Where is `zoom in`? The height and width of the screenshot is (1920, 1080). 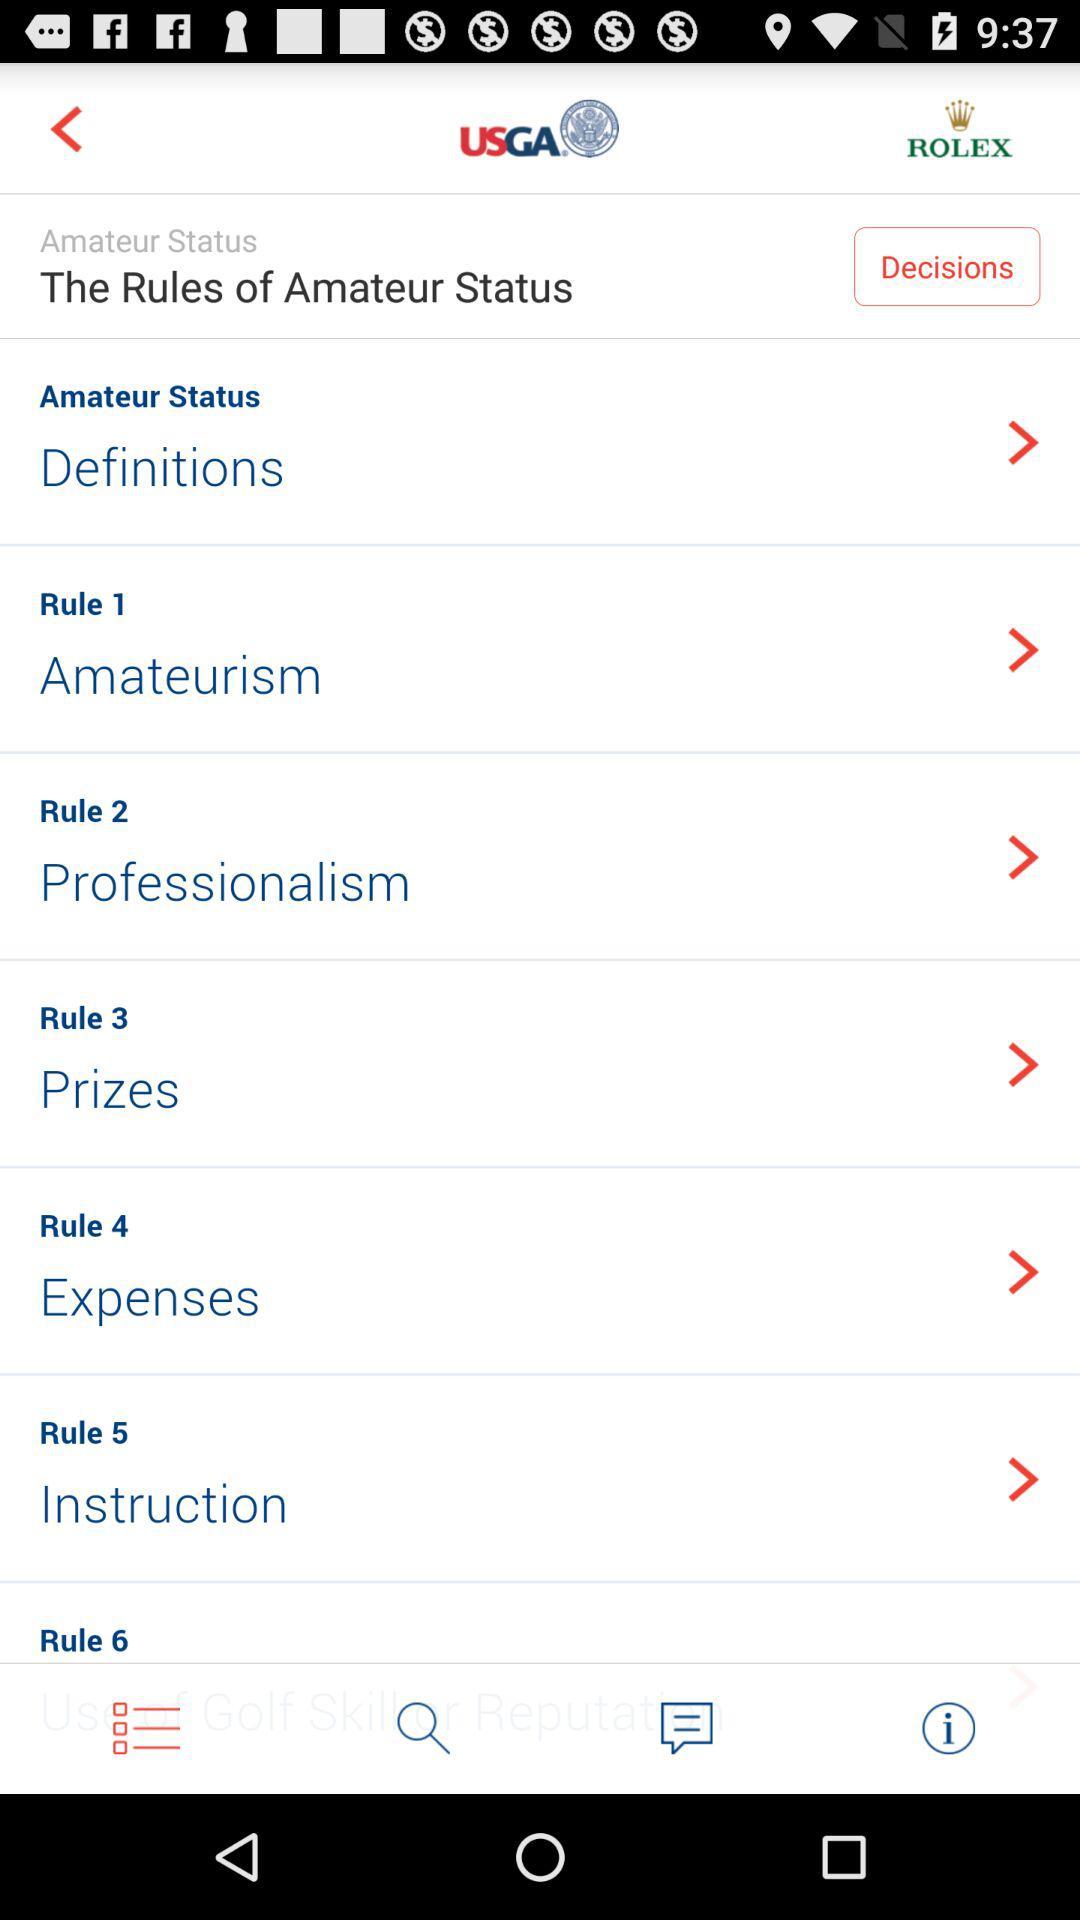 zoom in is located at coordinates (423, 1727).